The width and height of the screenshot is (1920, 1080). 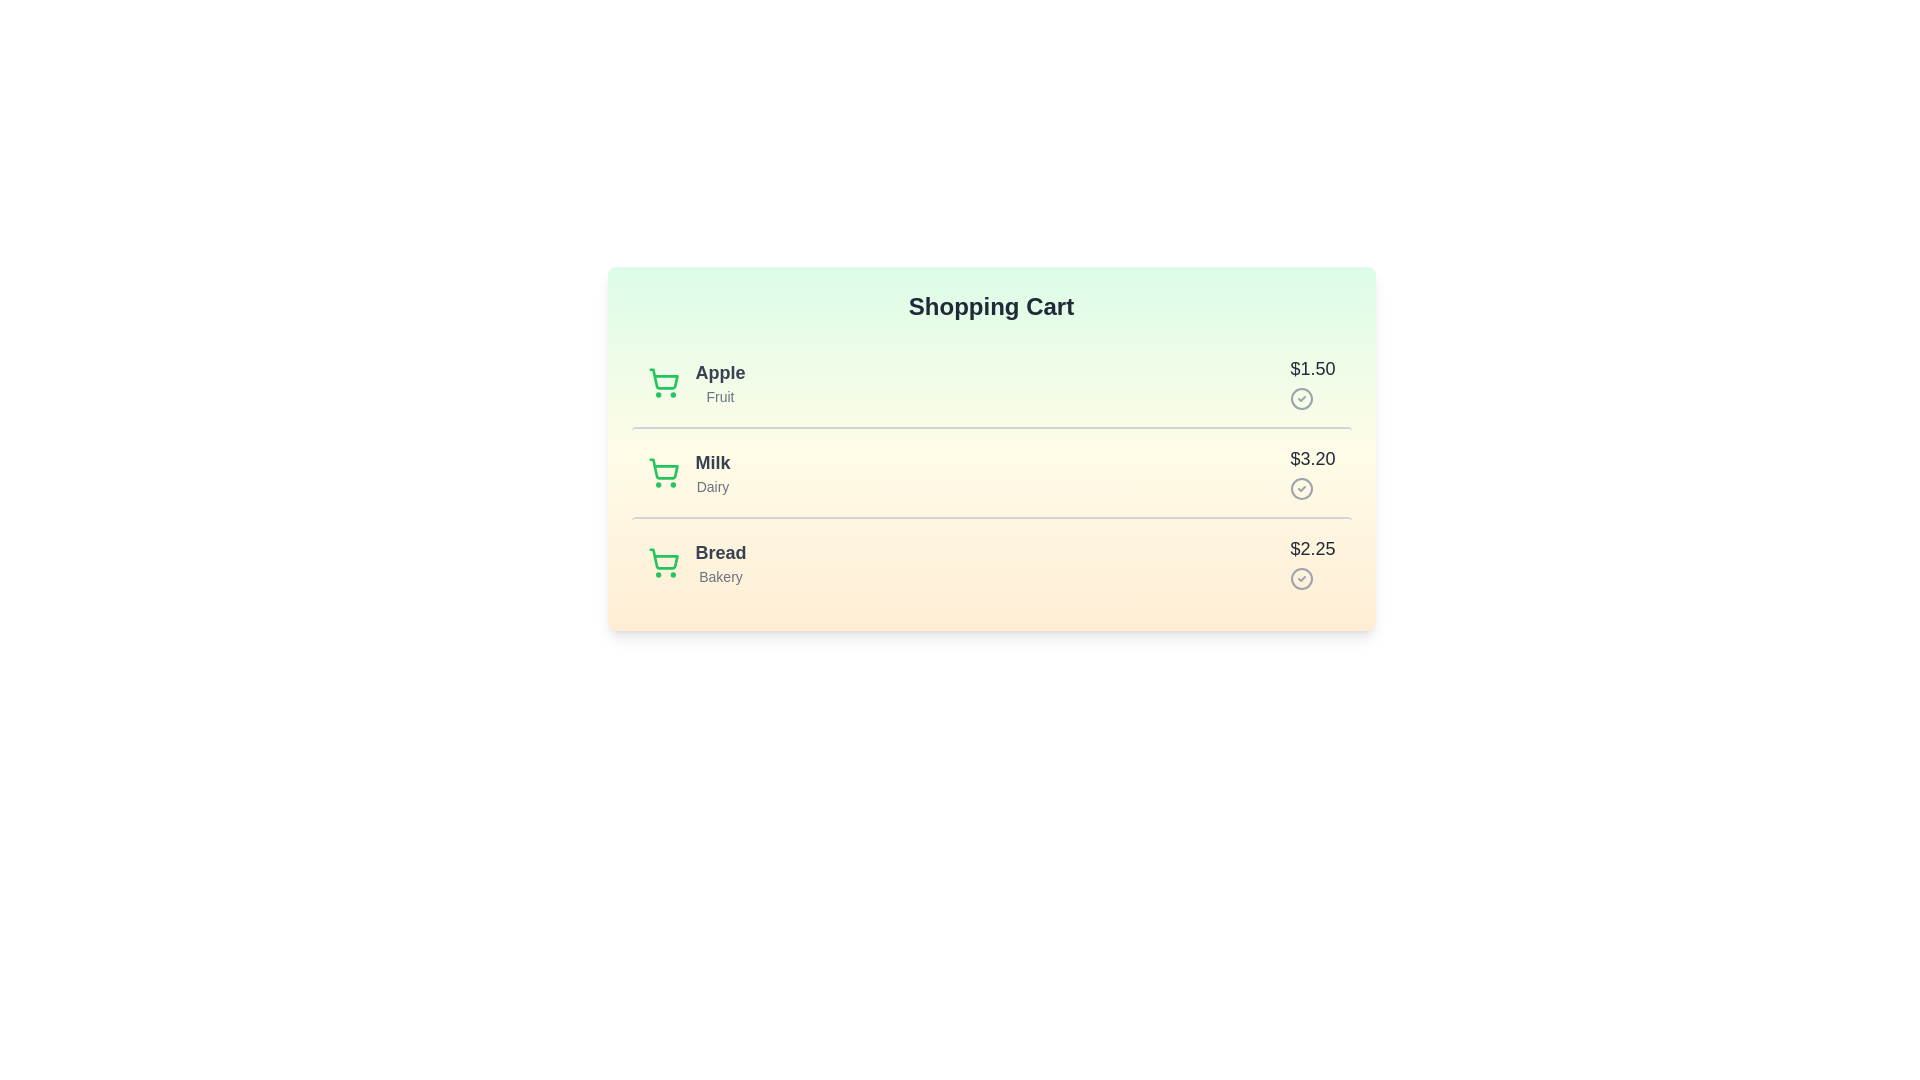 I want to click on the shopping cart icon next to the item Milk, so click(x=663, y=473).